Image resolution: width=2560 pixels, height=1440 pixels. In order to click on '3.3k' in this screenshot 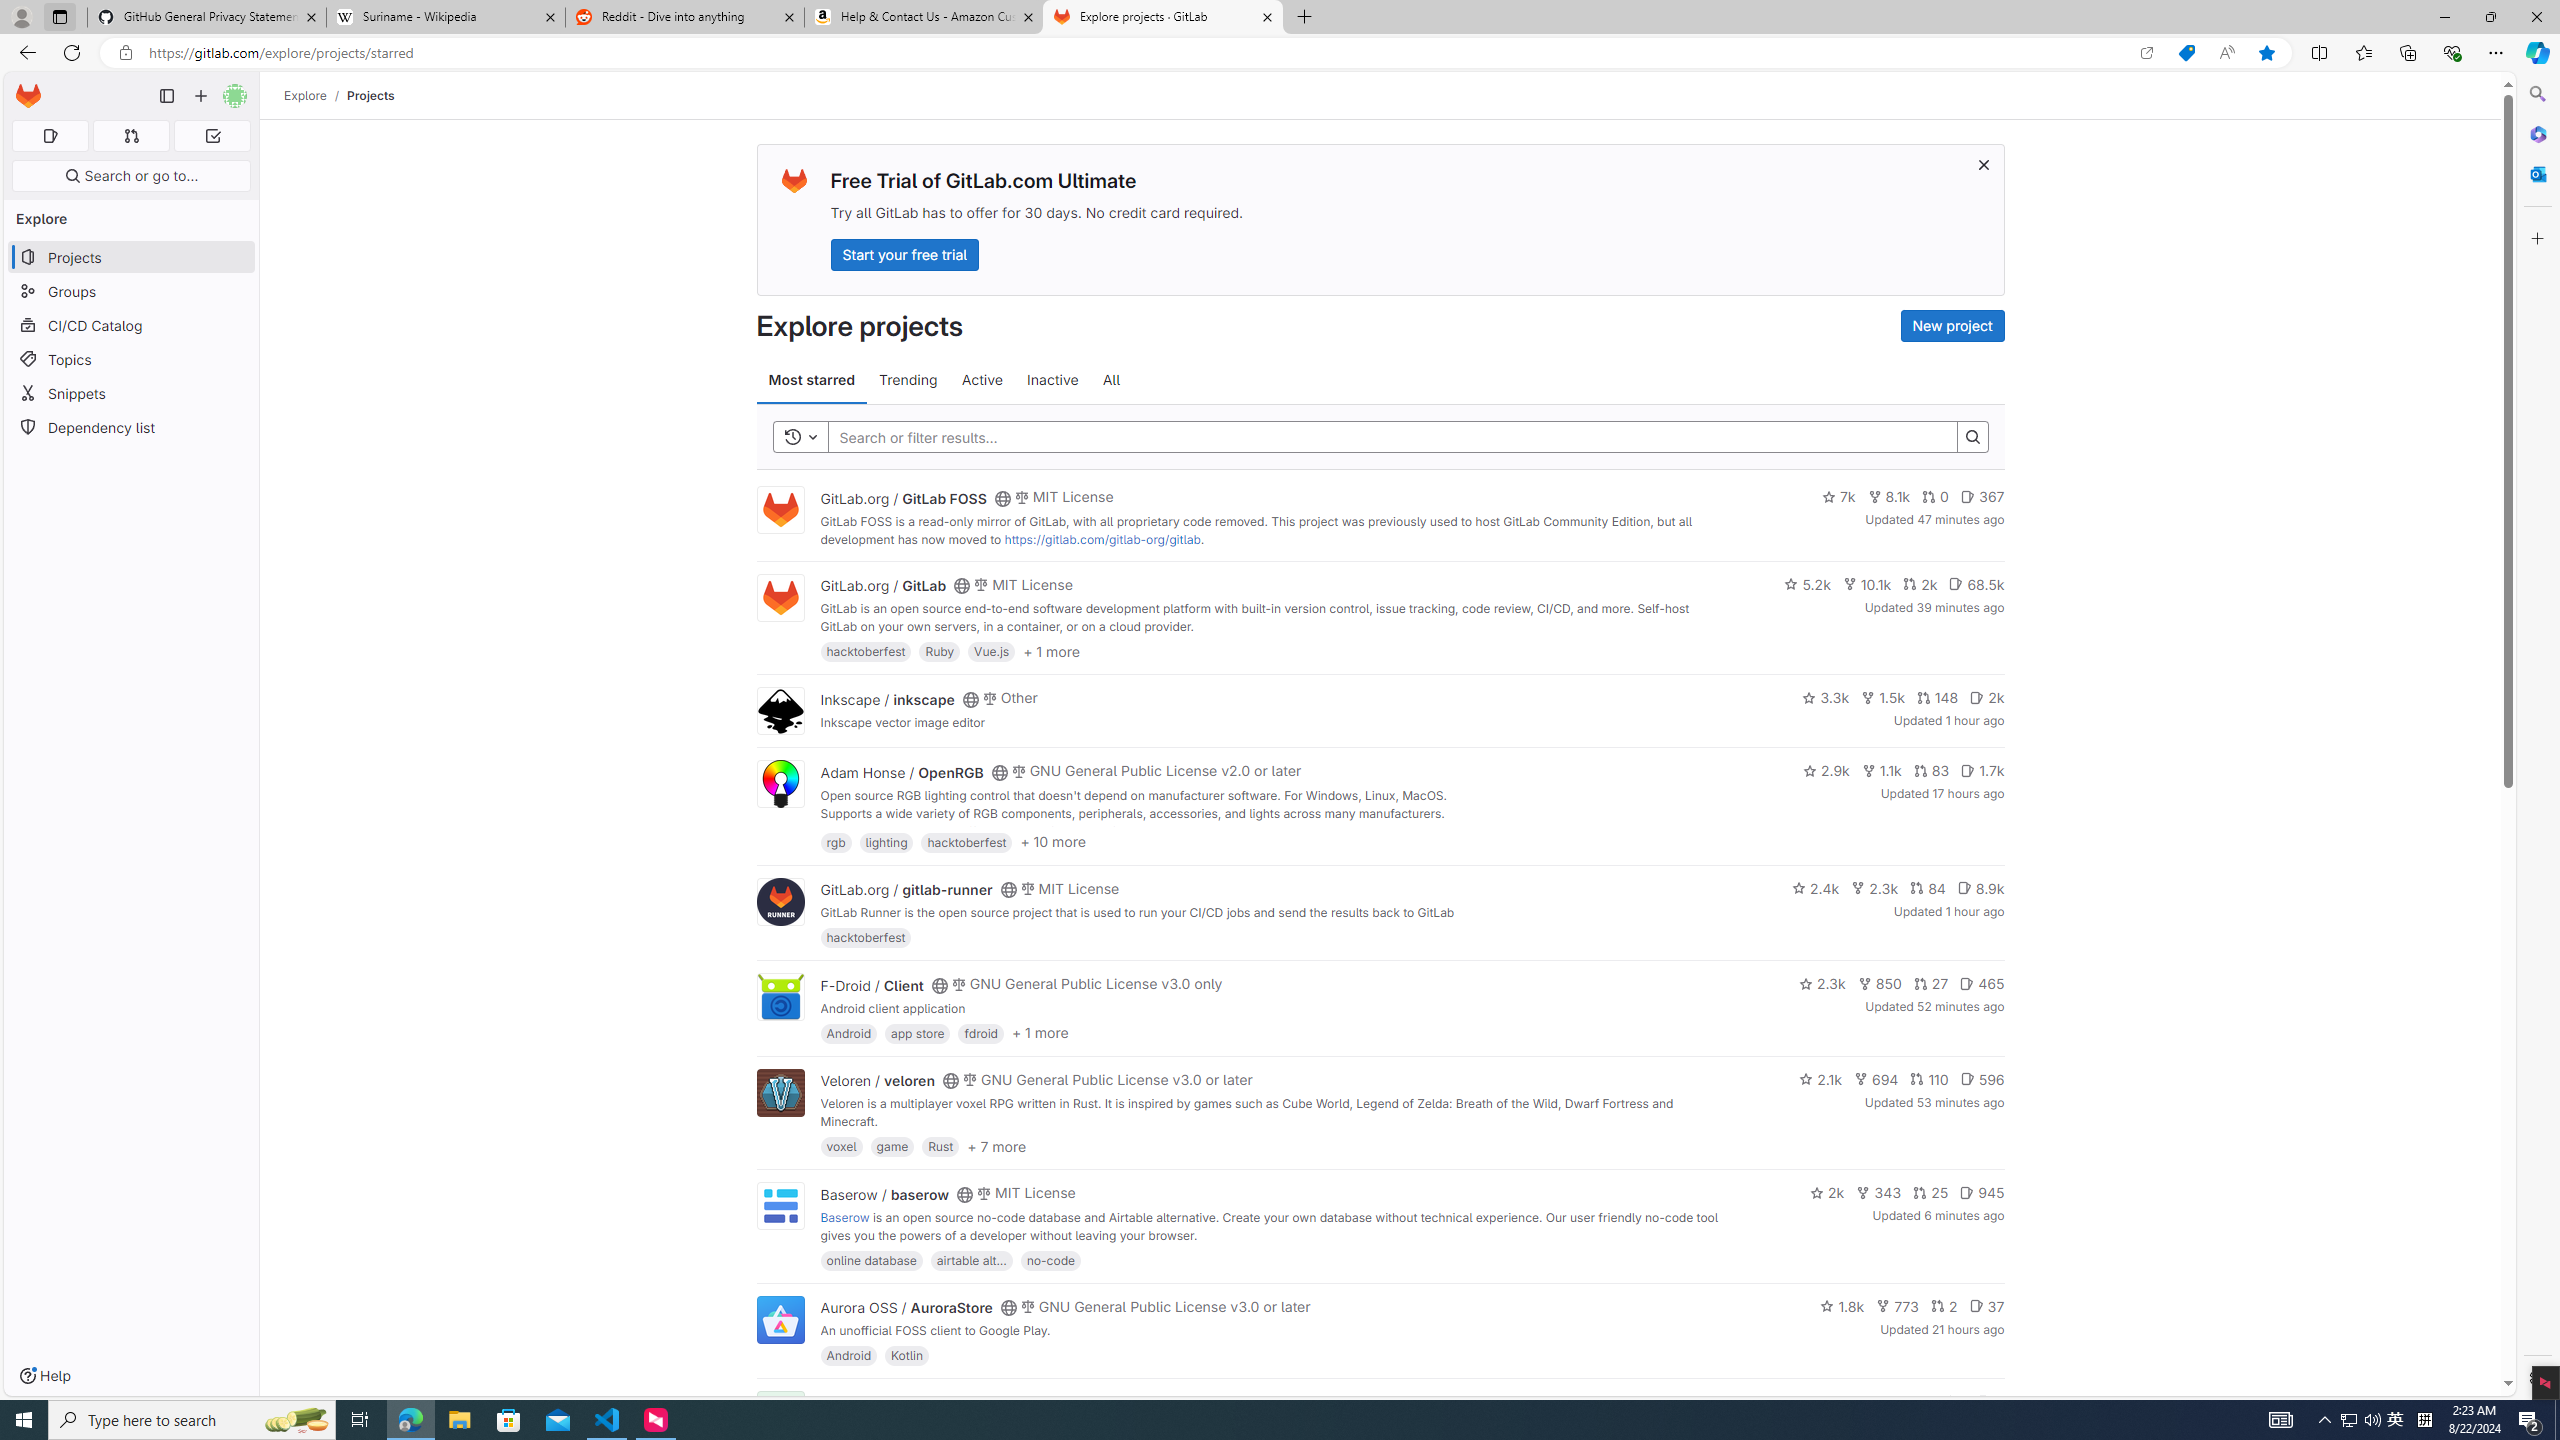, I will do `click(1826, 697)`.